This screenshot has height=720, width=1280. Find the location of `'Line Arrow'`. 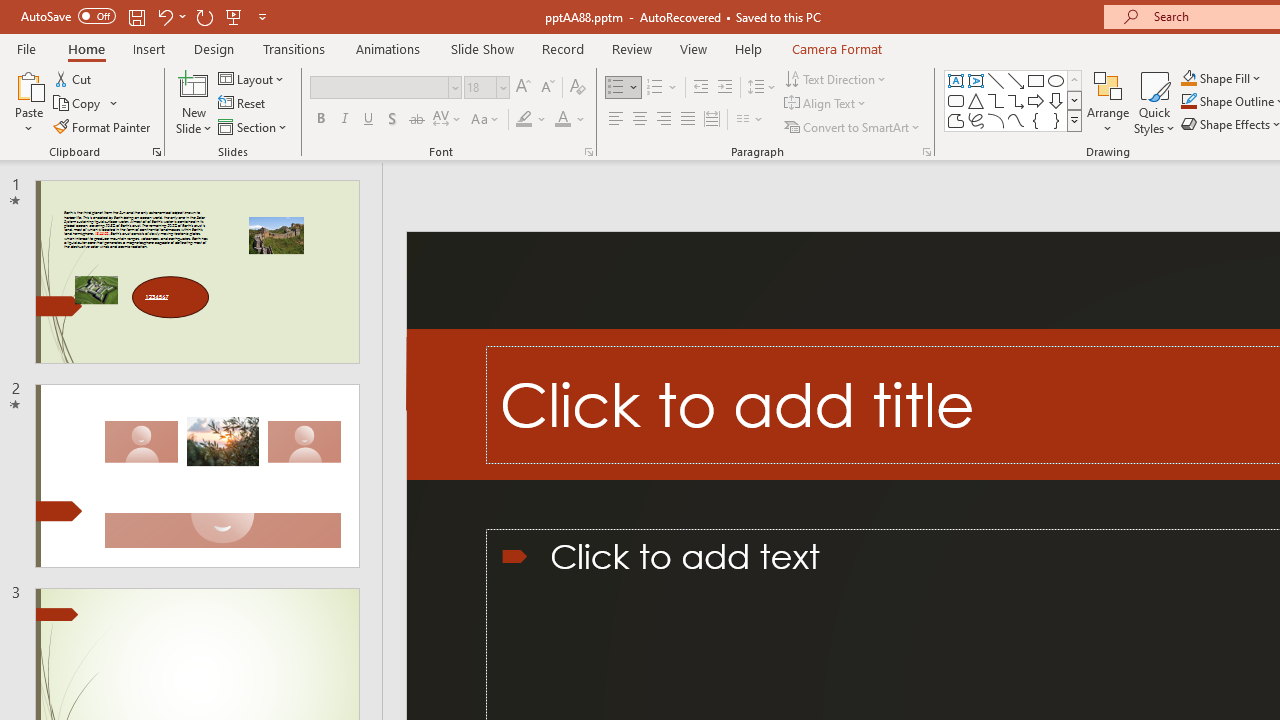

'Line Arrow' is located at coordinates (1016, 80).